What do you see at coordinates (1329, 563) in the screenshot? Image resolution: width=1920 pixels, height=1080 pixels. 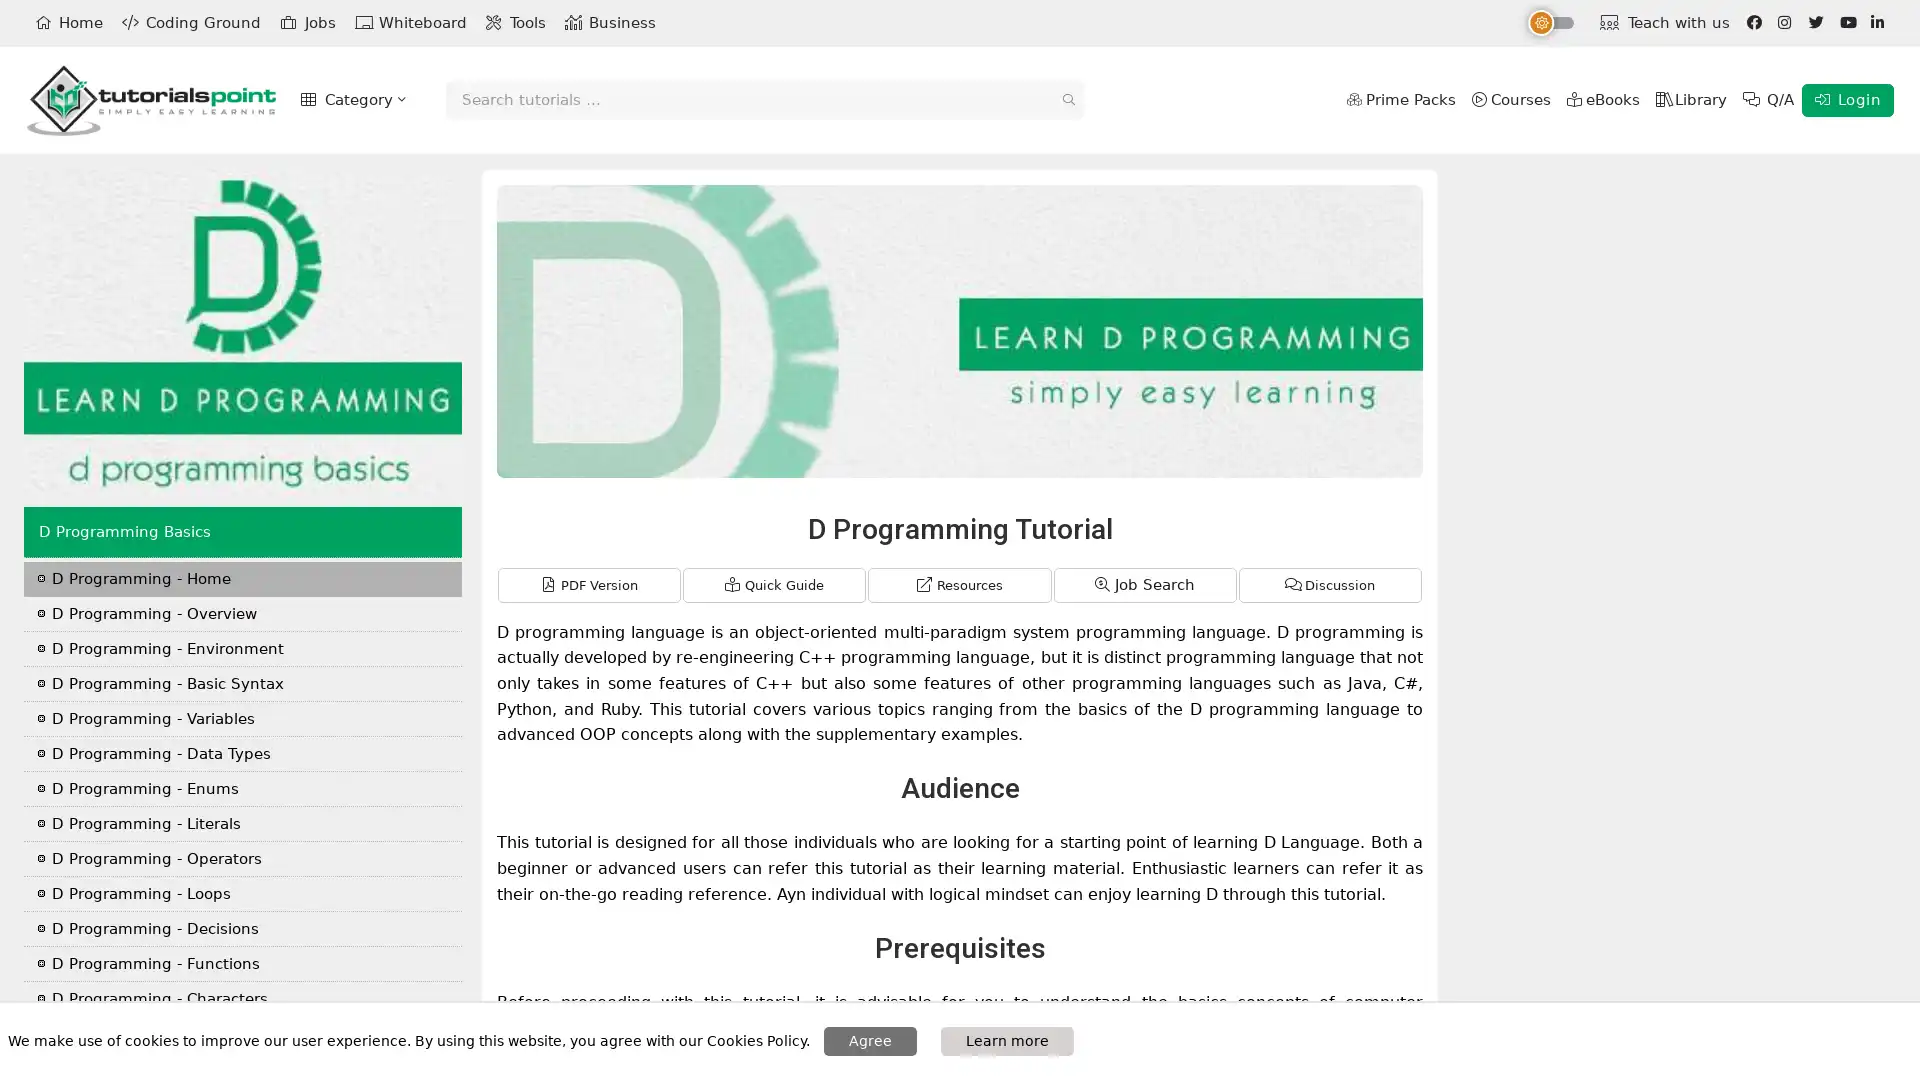 I see `Discussion` at bounding box center [1329, 563].